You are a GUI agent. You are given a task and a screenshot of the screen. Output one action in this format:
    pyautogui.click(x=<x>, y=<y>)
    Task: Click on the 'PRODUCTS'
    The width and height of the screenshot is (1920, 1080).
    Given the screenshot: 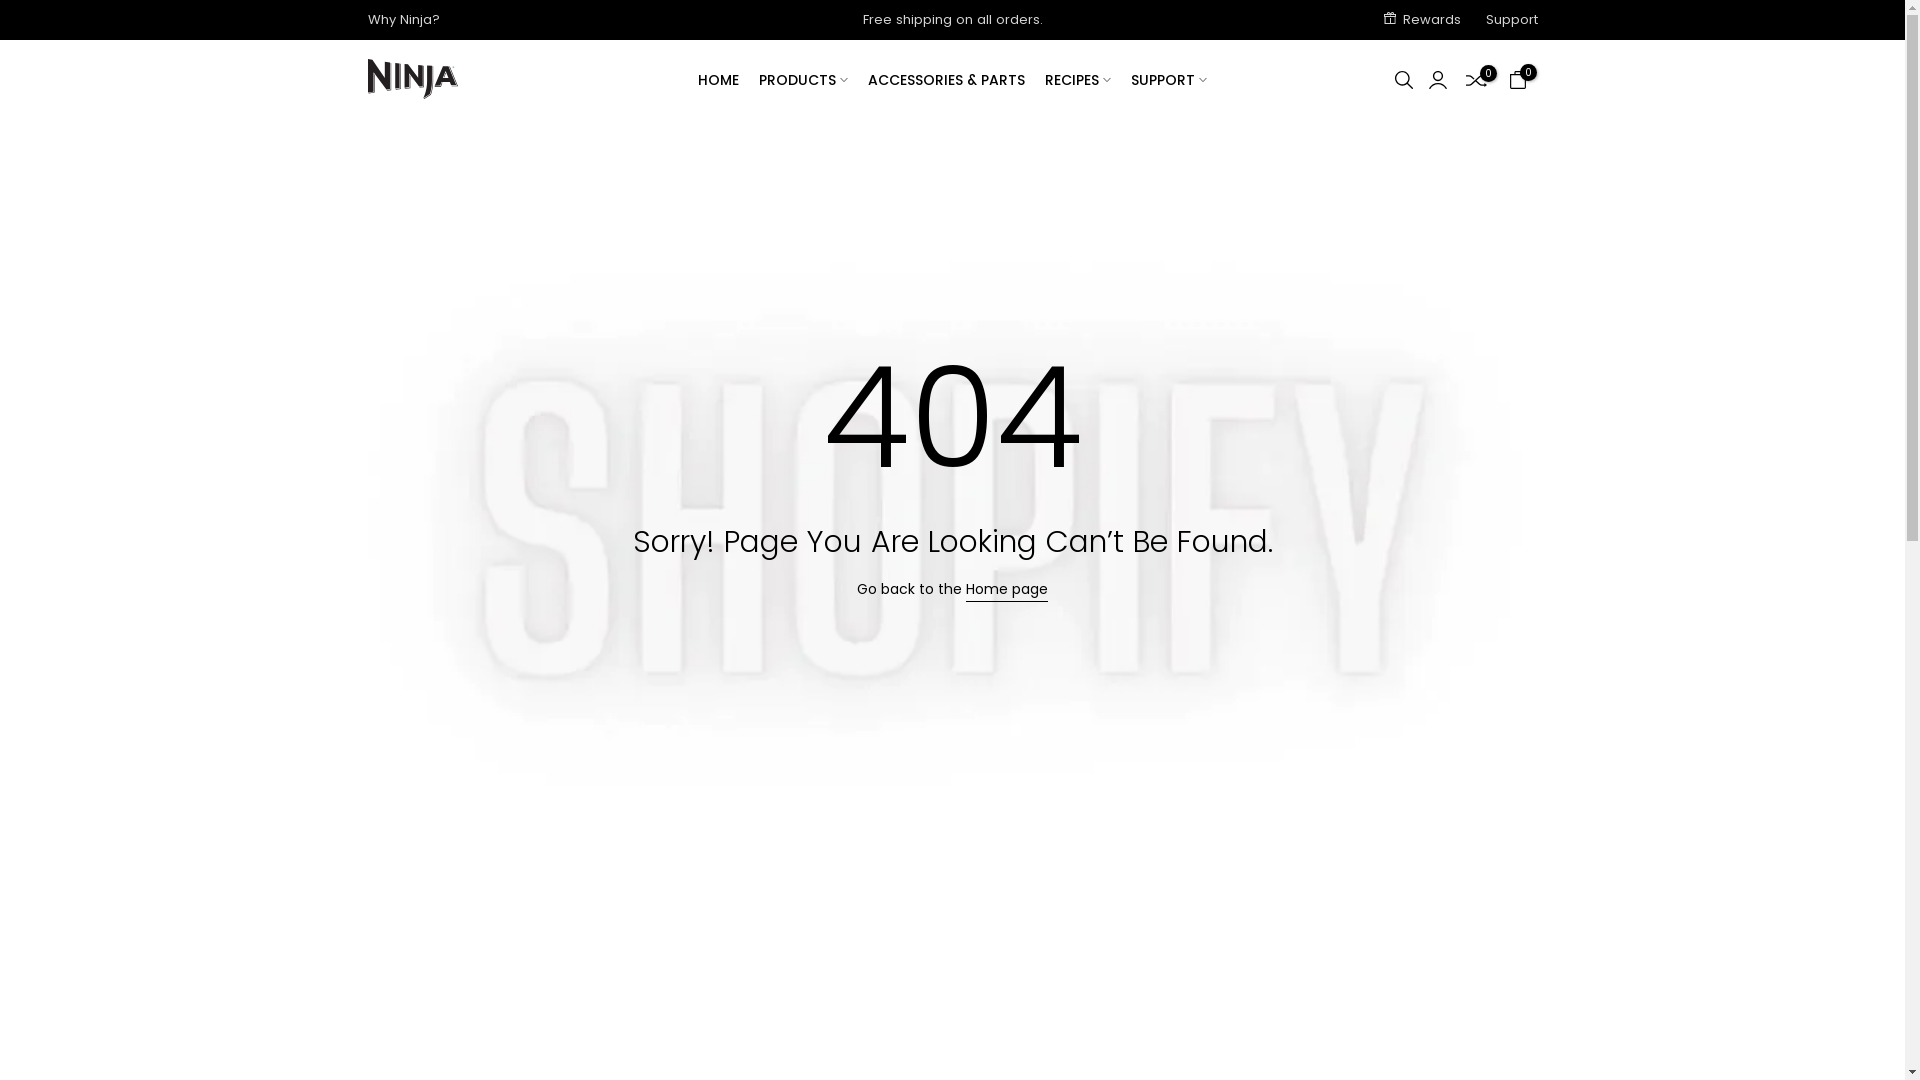 What is the action you would take?
    pyautogui.click(x=803, y=79)
    